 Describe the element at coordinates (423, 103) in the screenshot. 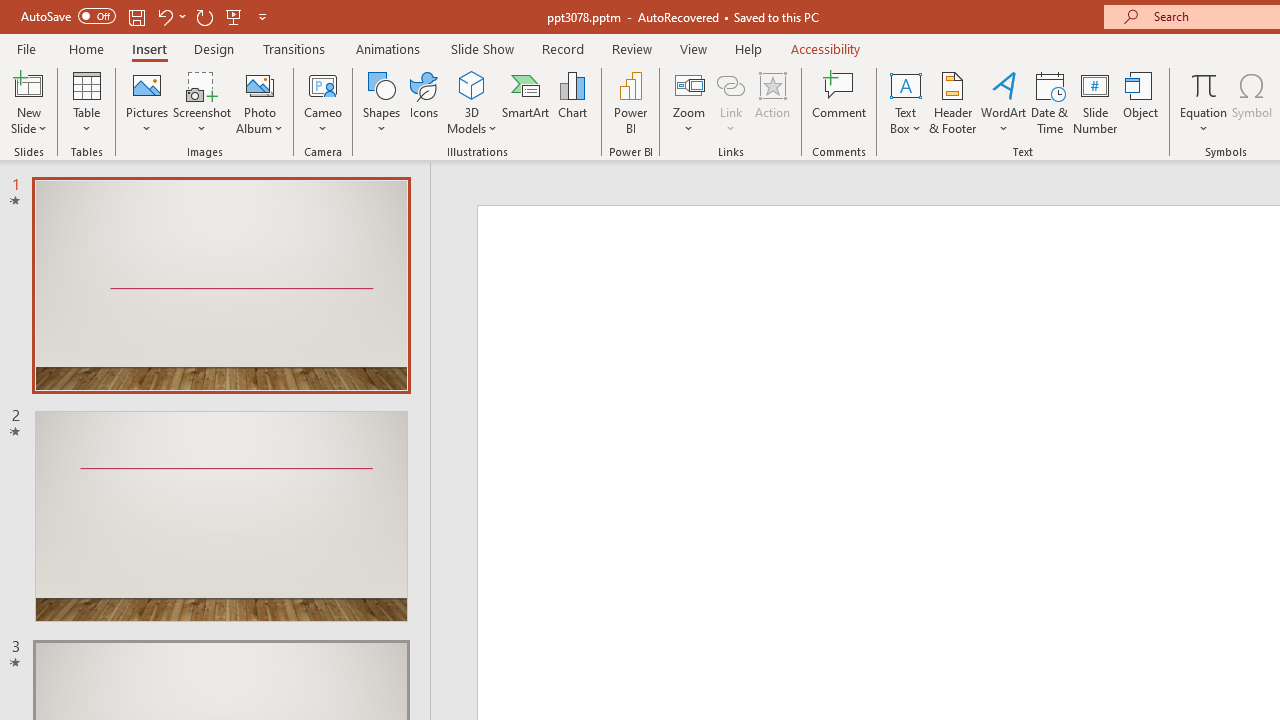

I see `'Icons'` at that location.